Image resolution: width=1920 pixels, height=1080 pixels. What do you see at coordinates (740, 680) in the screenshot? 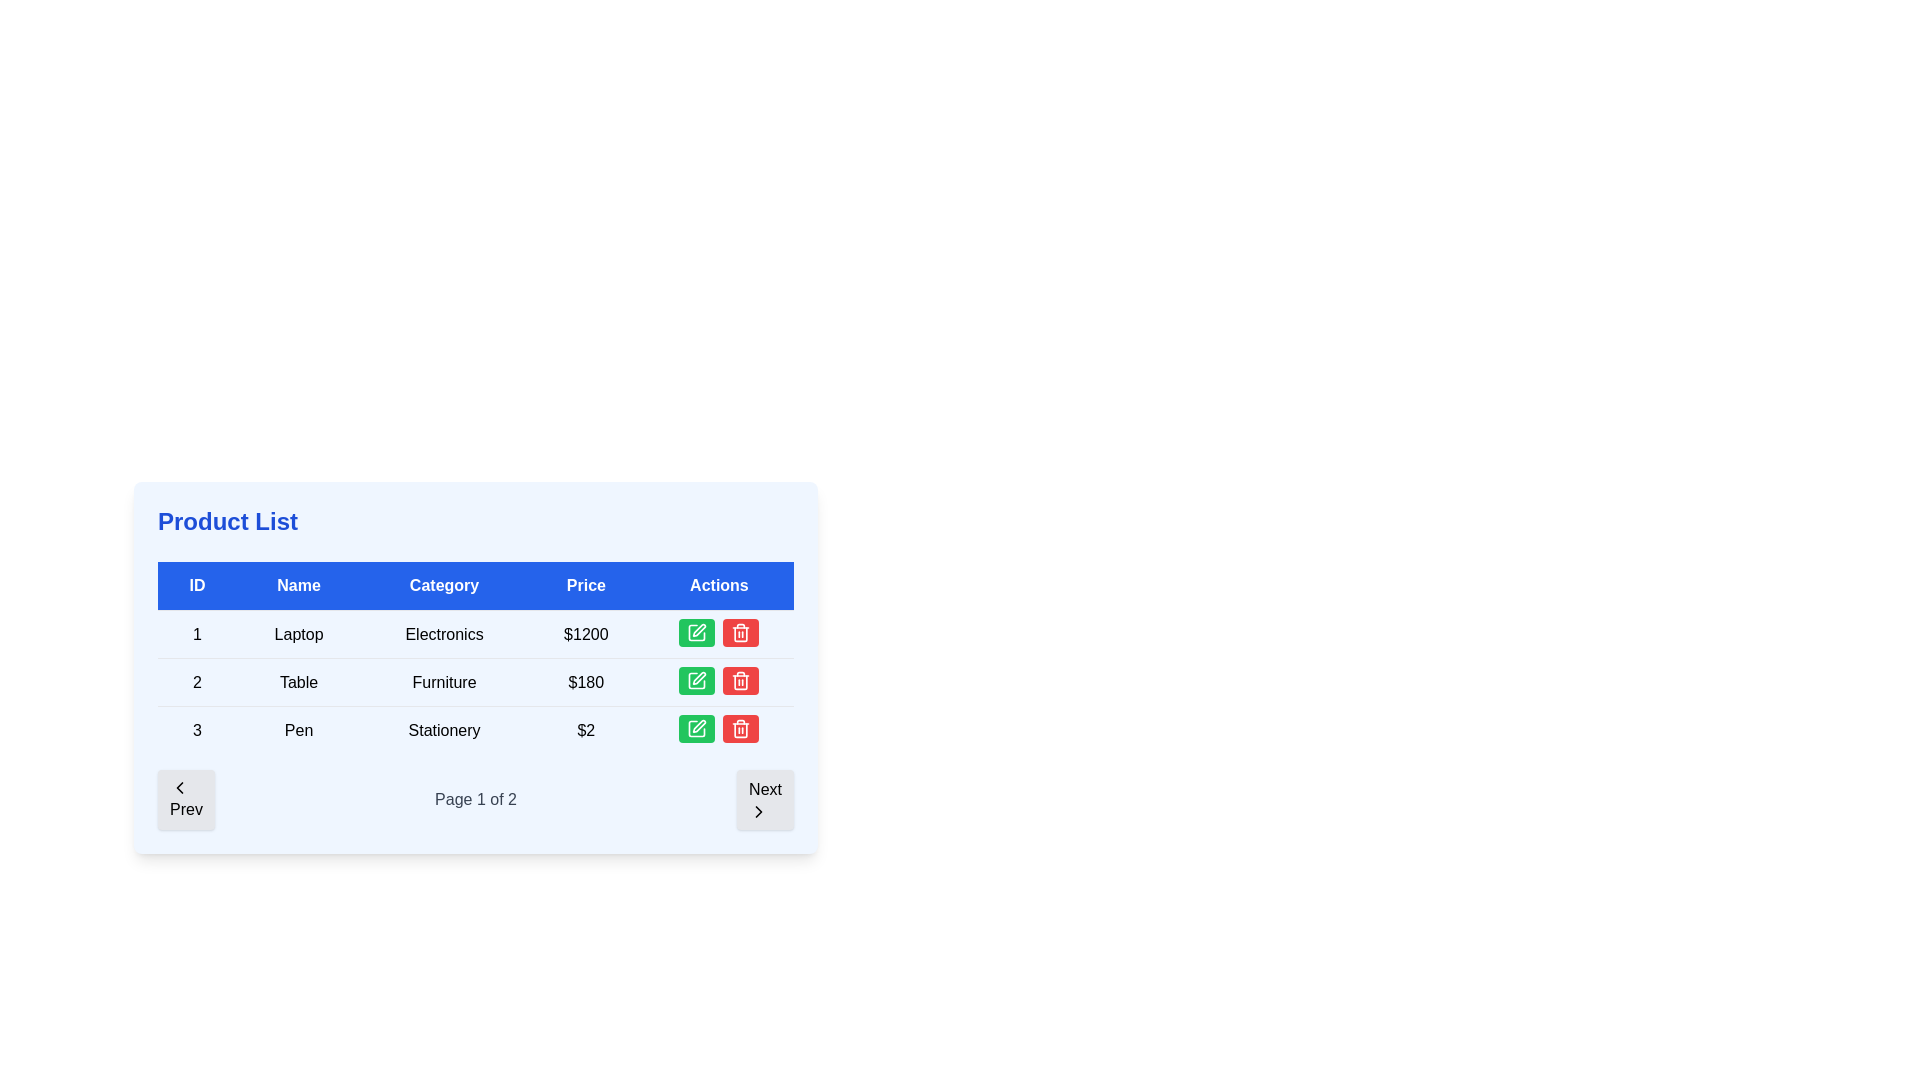
I see `the delete button located in the 'Actions' column for the 'Pen' entry in row 3 to initiate the delete action` at bounding box center [740, 680].